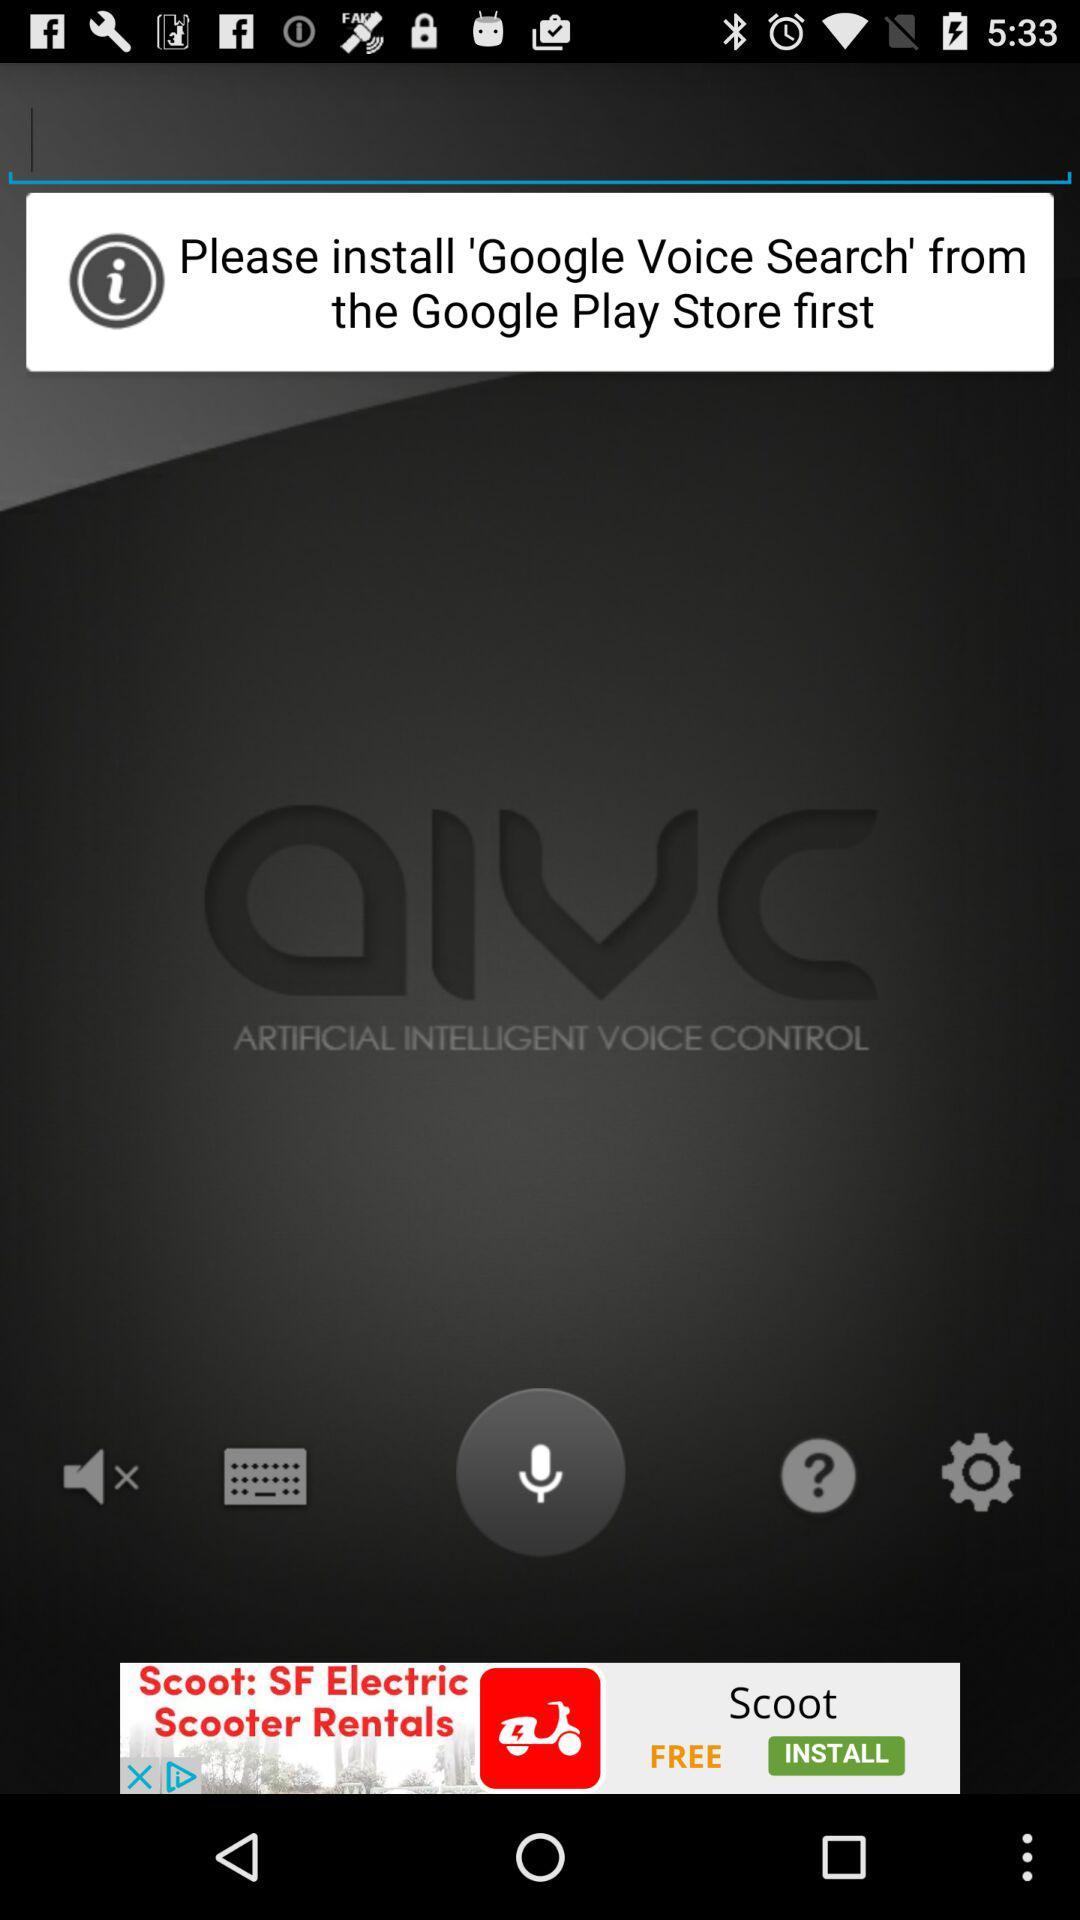  What do you see at coordinates (540, 1727) in the screenshot?
I see `install an app` at bounding box center [540, 1727].